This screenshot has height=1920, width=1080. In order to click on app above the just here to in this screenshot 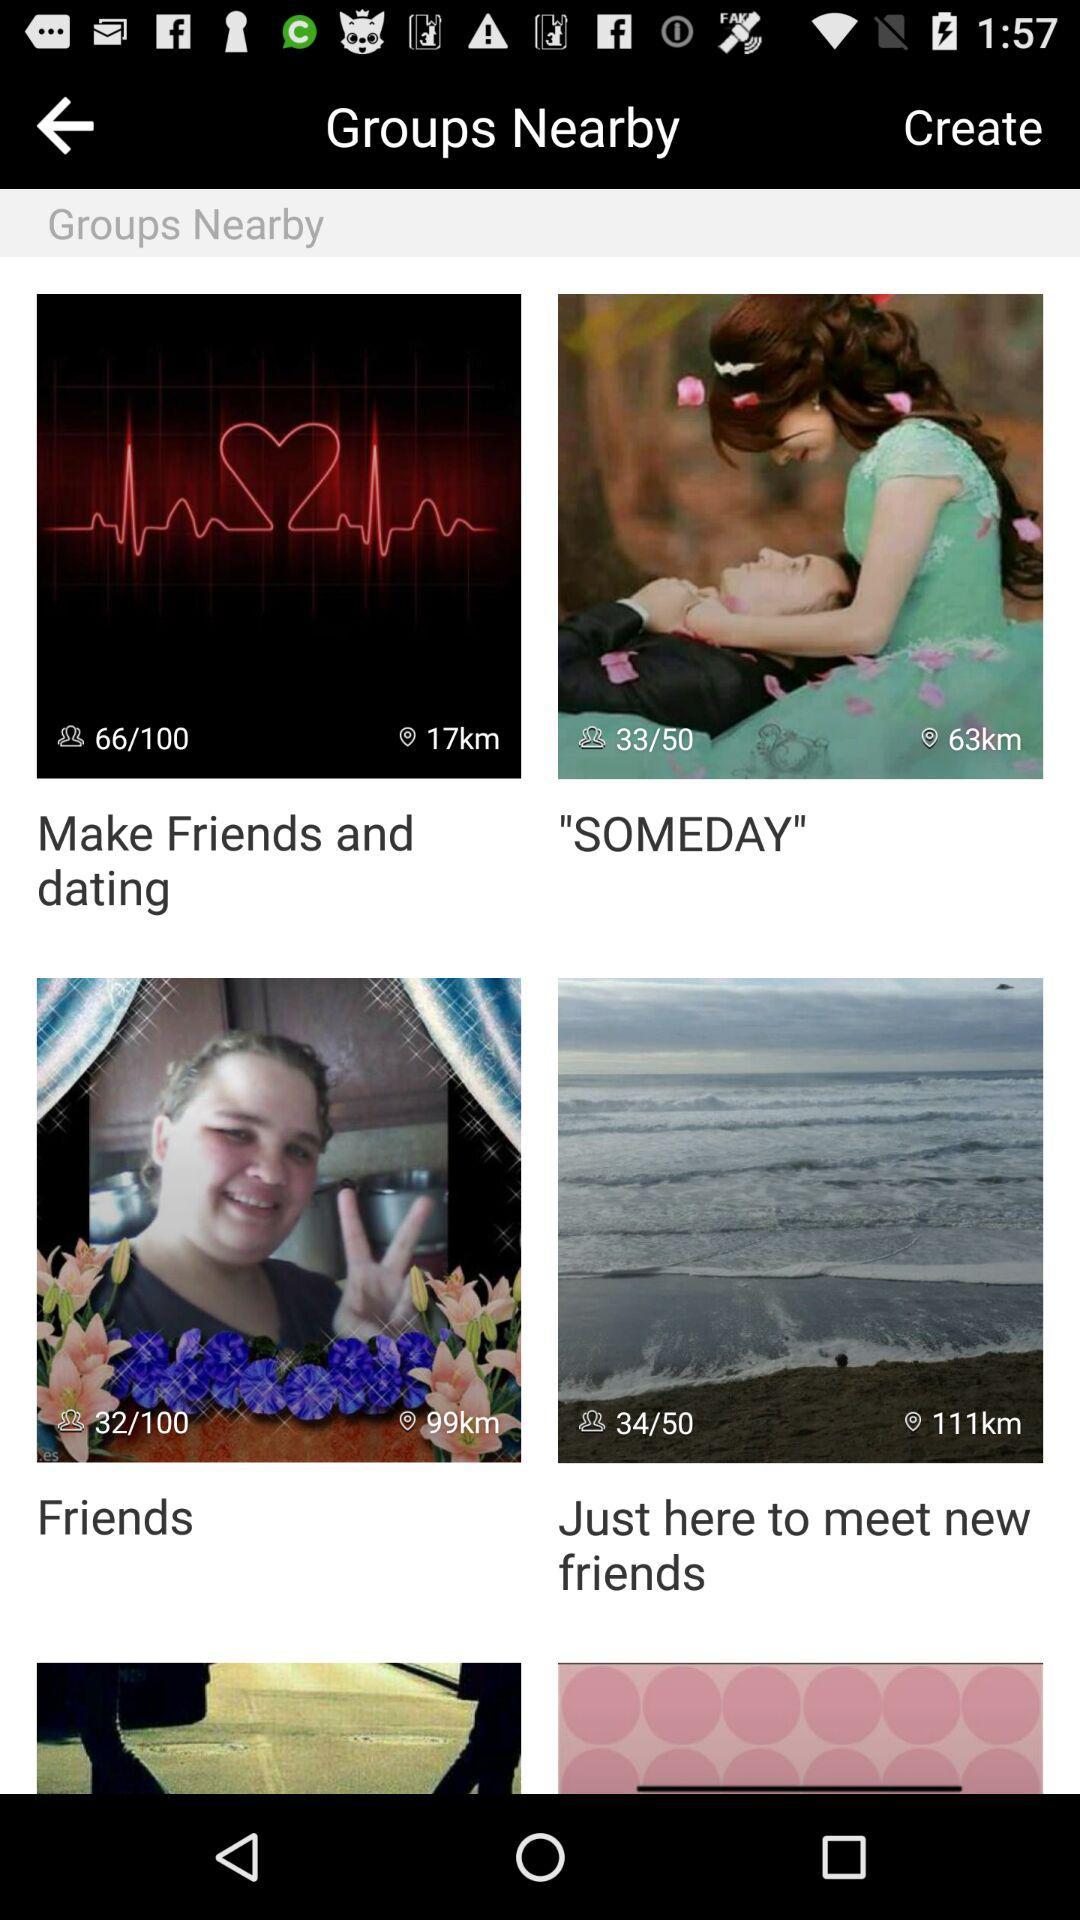, I will do `click(962, 1420)`.